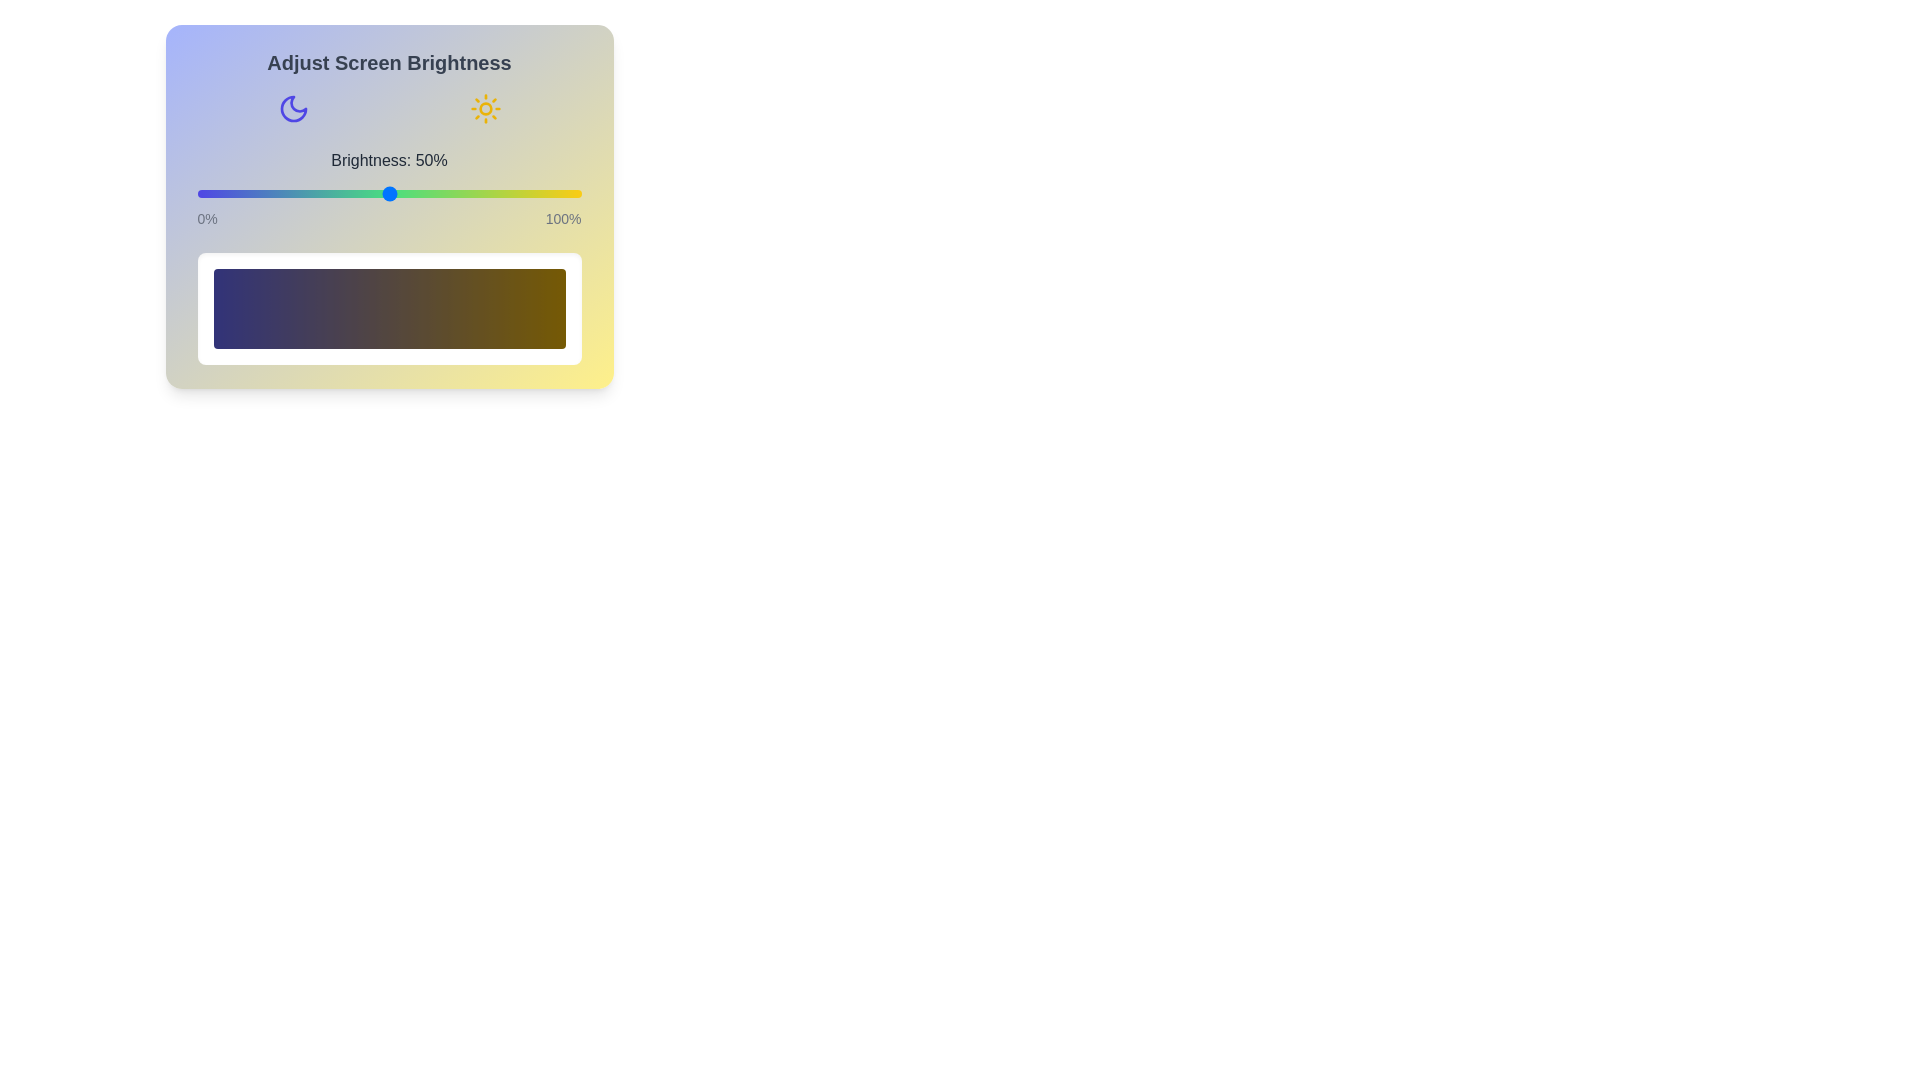 This screenshot has height=1080, width=1920. Describe the element at coordinates (504, 193) in the screenshot. I see `the brightness to 80% using the slider` at that location.